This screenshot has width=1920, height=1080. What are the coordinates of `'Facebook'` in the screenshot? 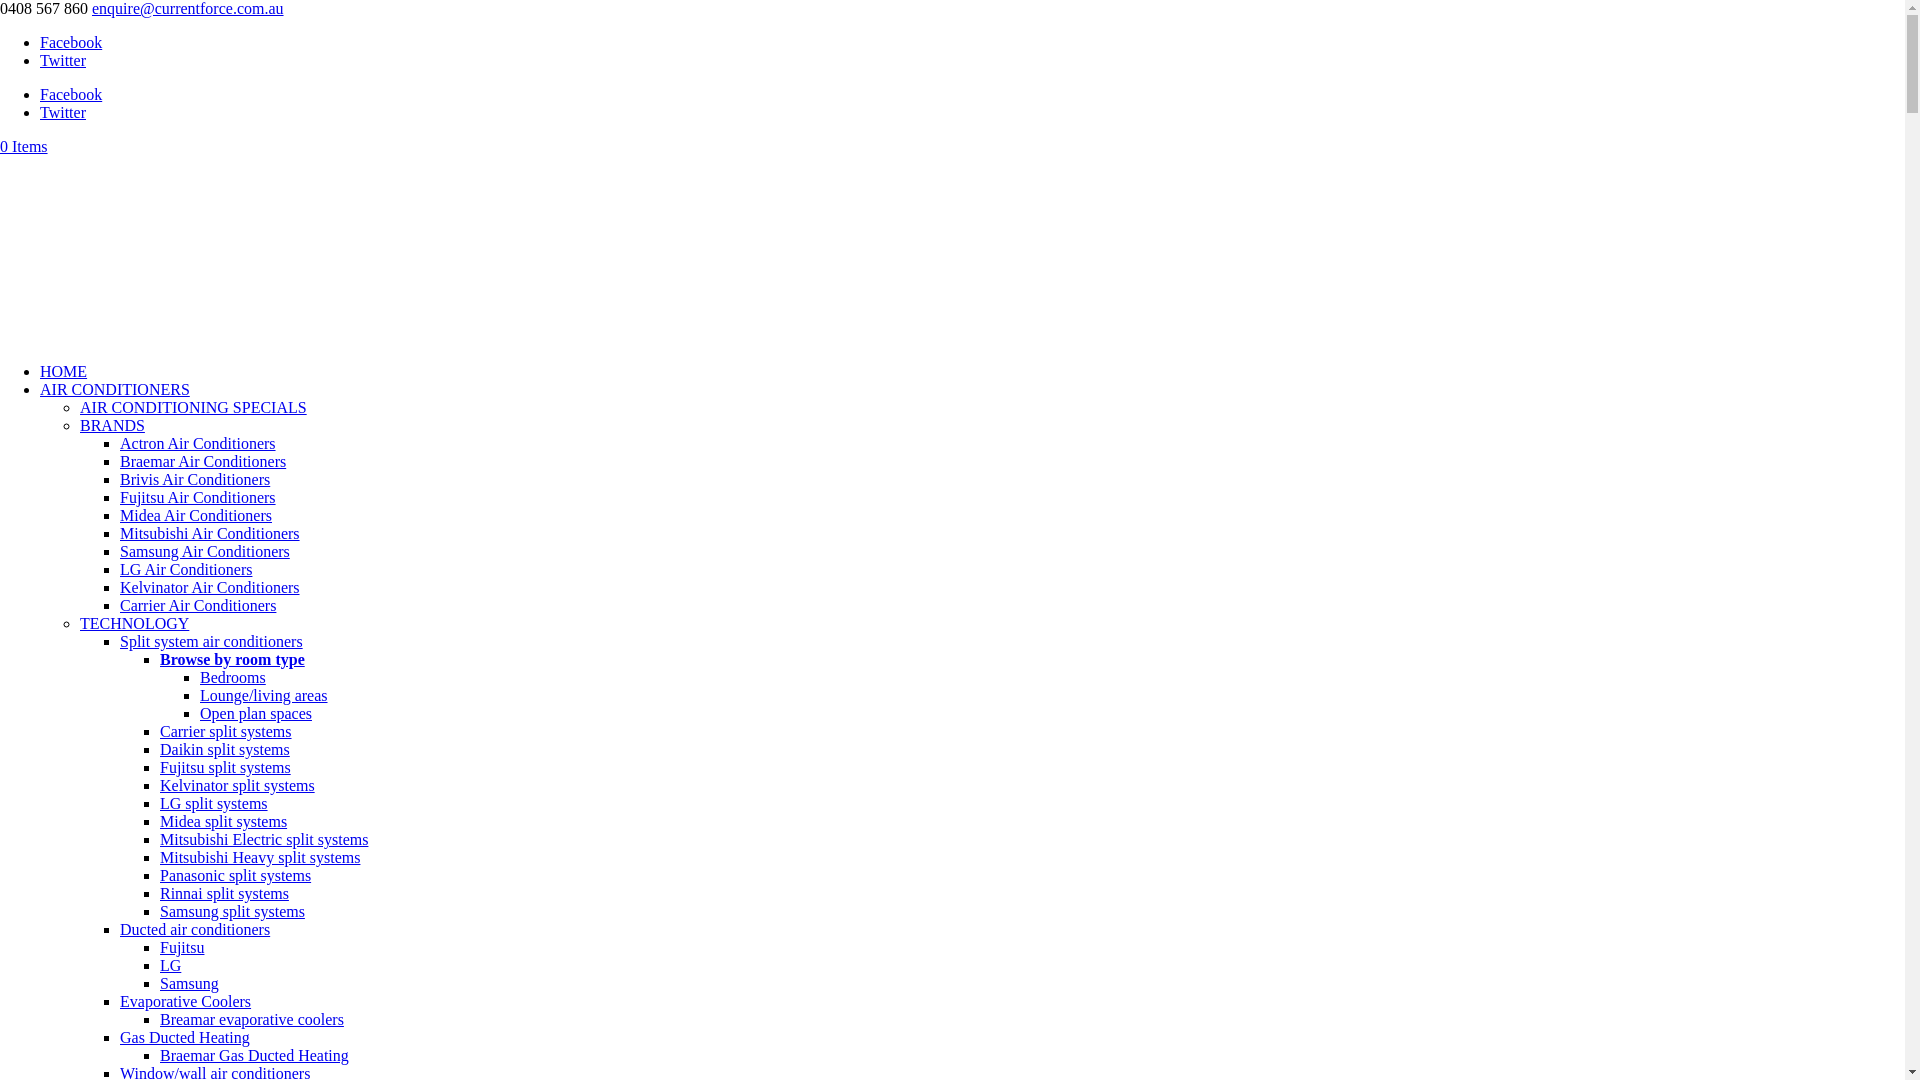 It's located at (71, 94).